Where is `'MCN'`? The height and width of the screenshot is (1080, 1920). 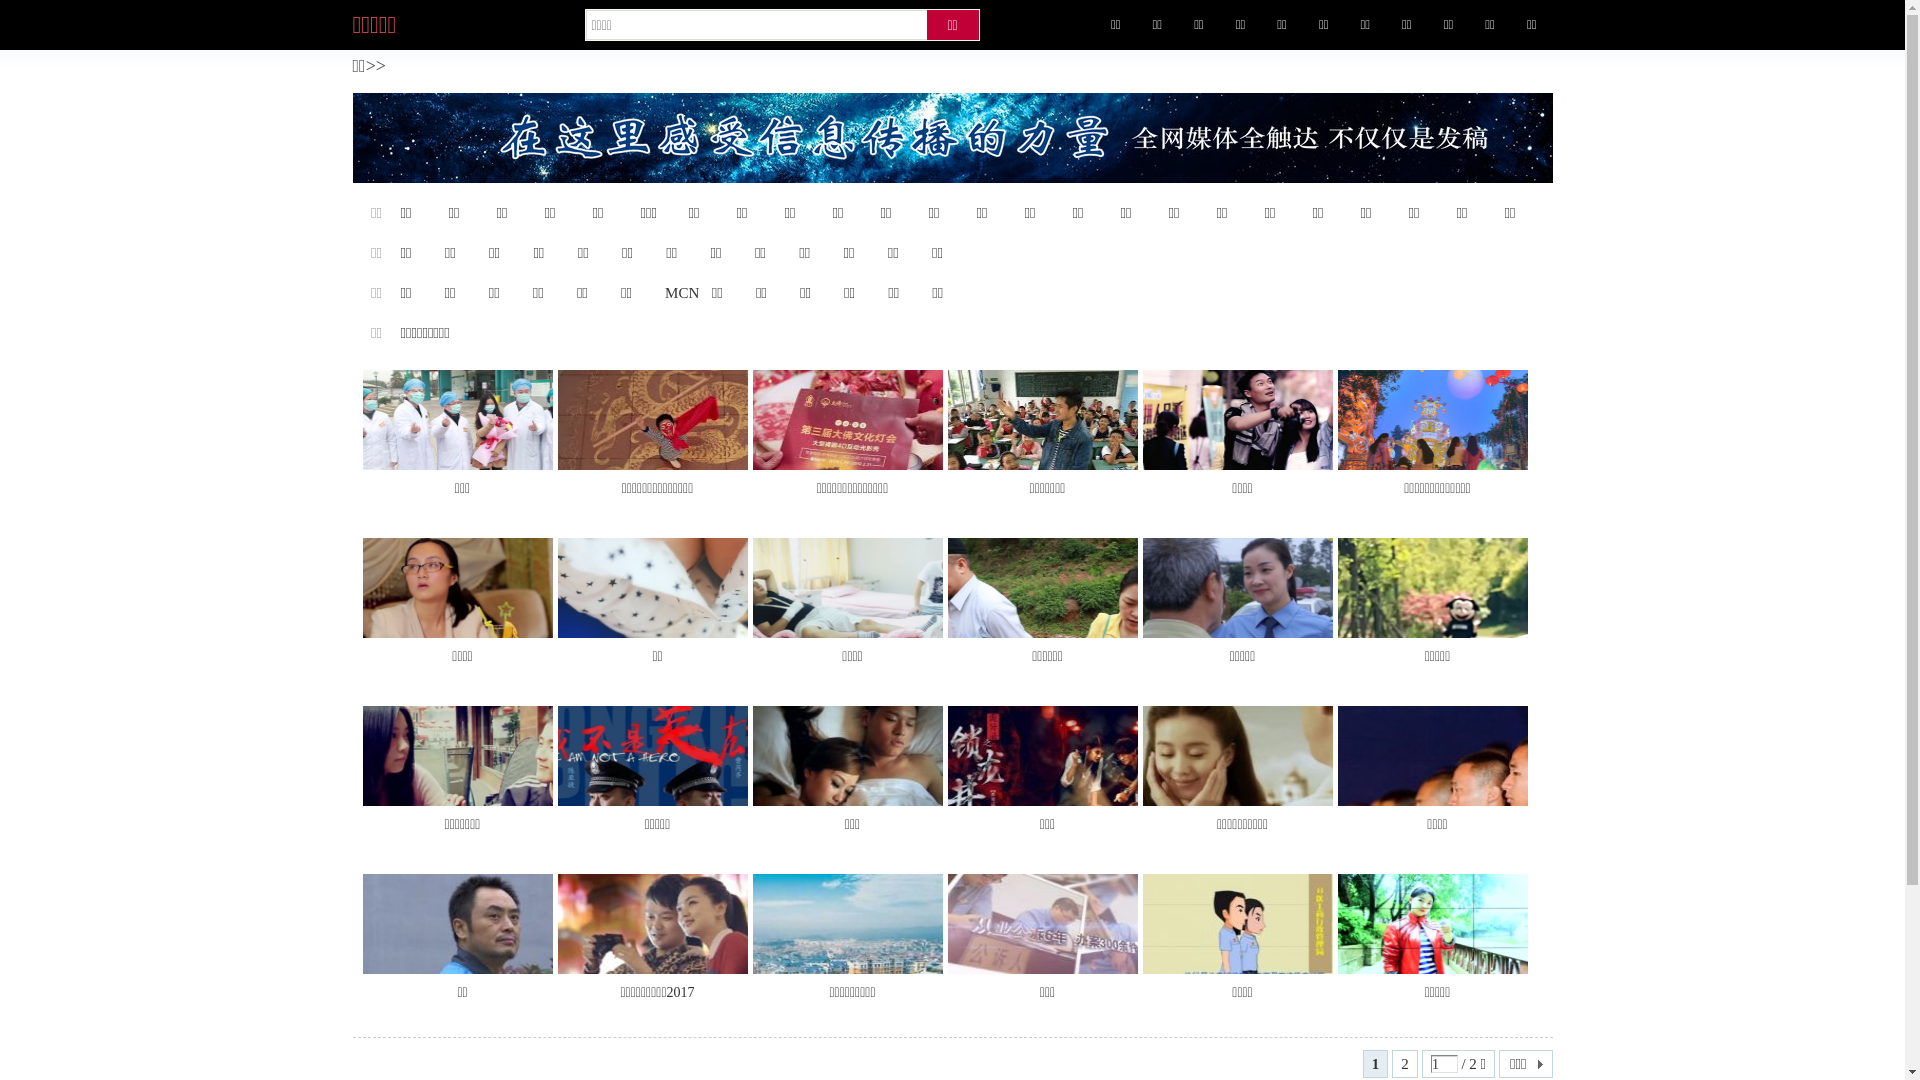
'MCN' is located at coordinates (681, 293).